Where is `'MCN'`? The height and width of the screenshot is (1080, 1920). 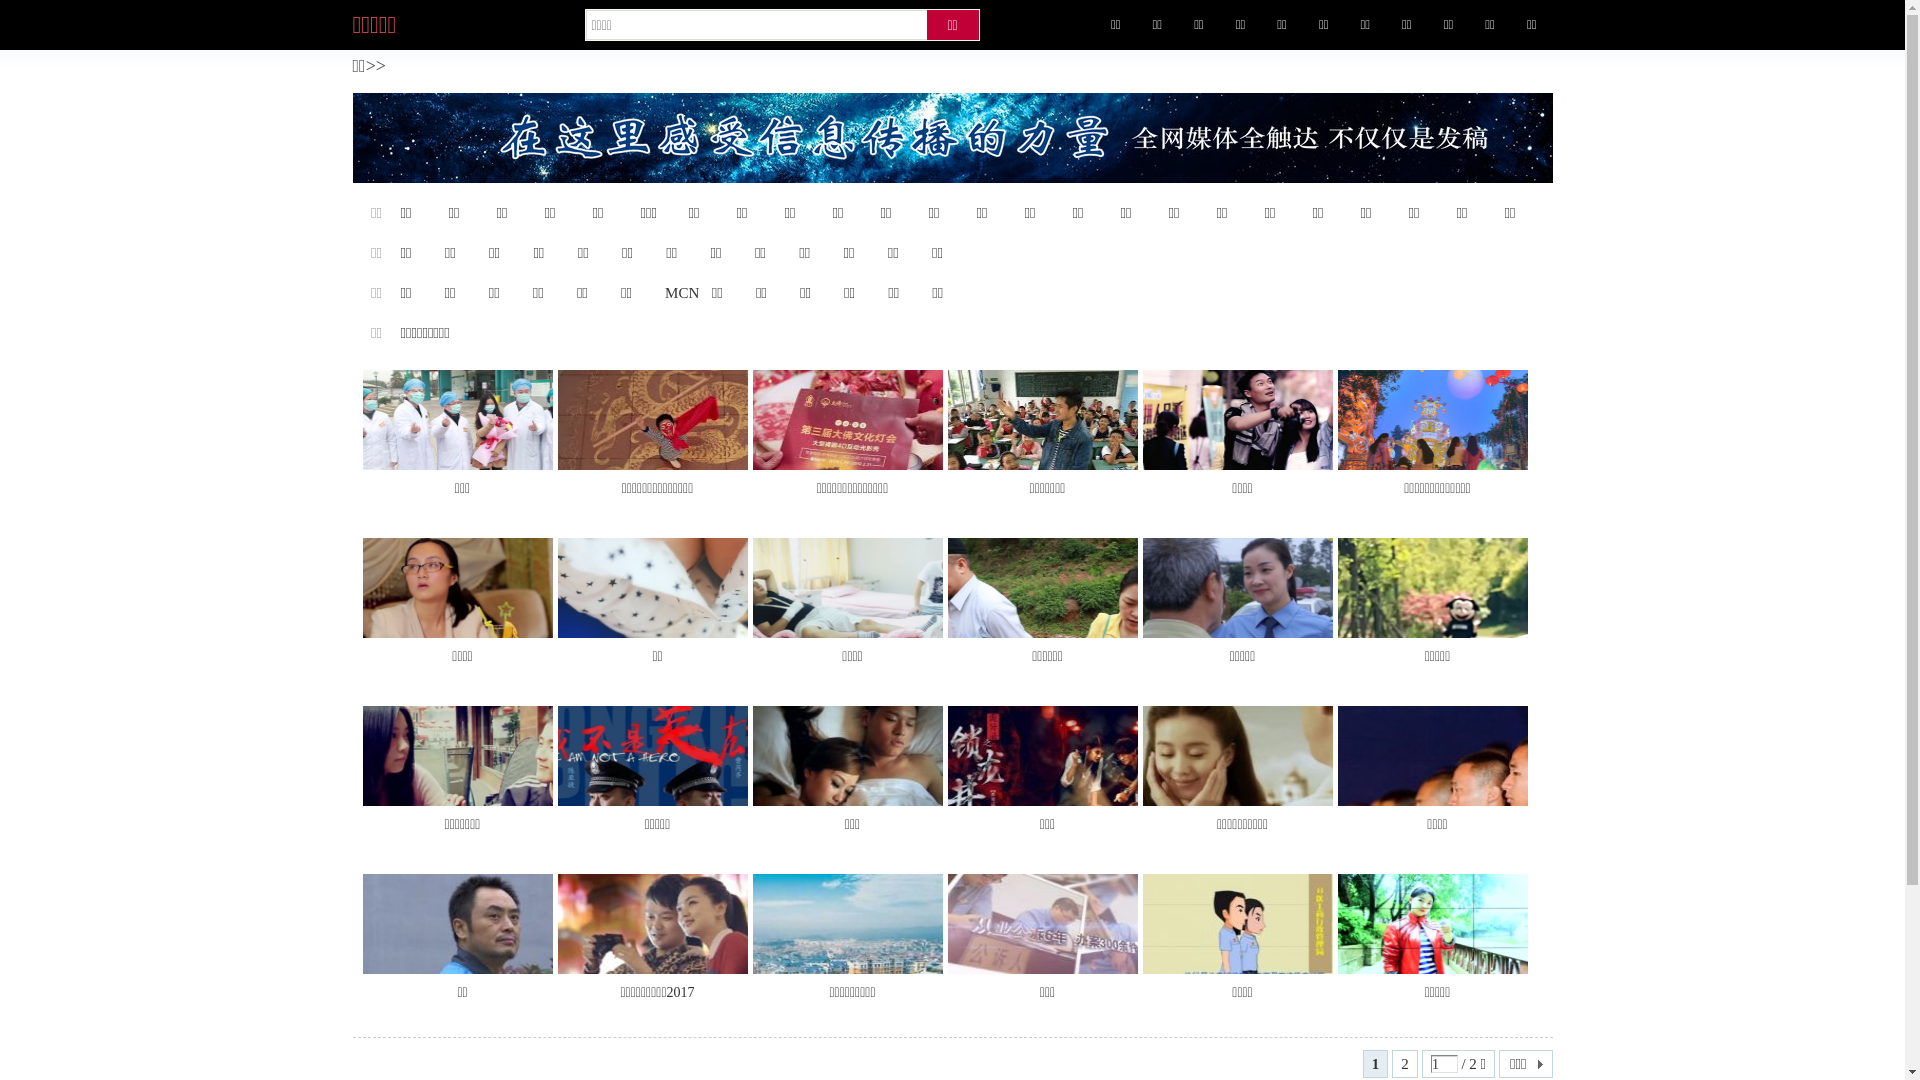
'MCN' is located at coordinates (681, 293).